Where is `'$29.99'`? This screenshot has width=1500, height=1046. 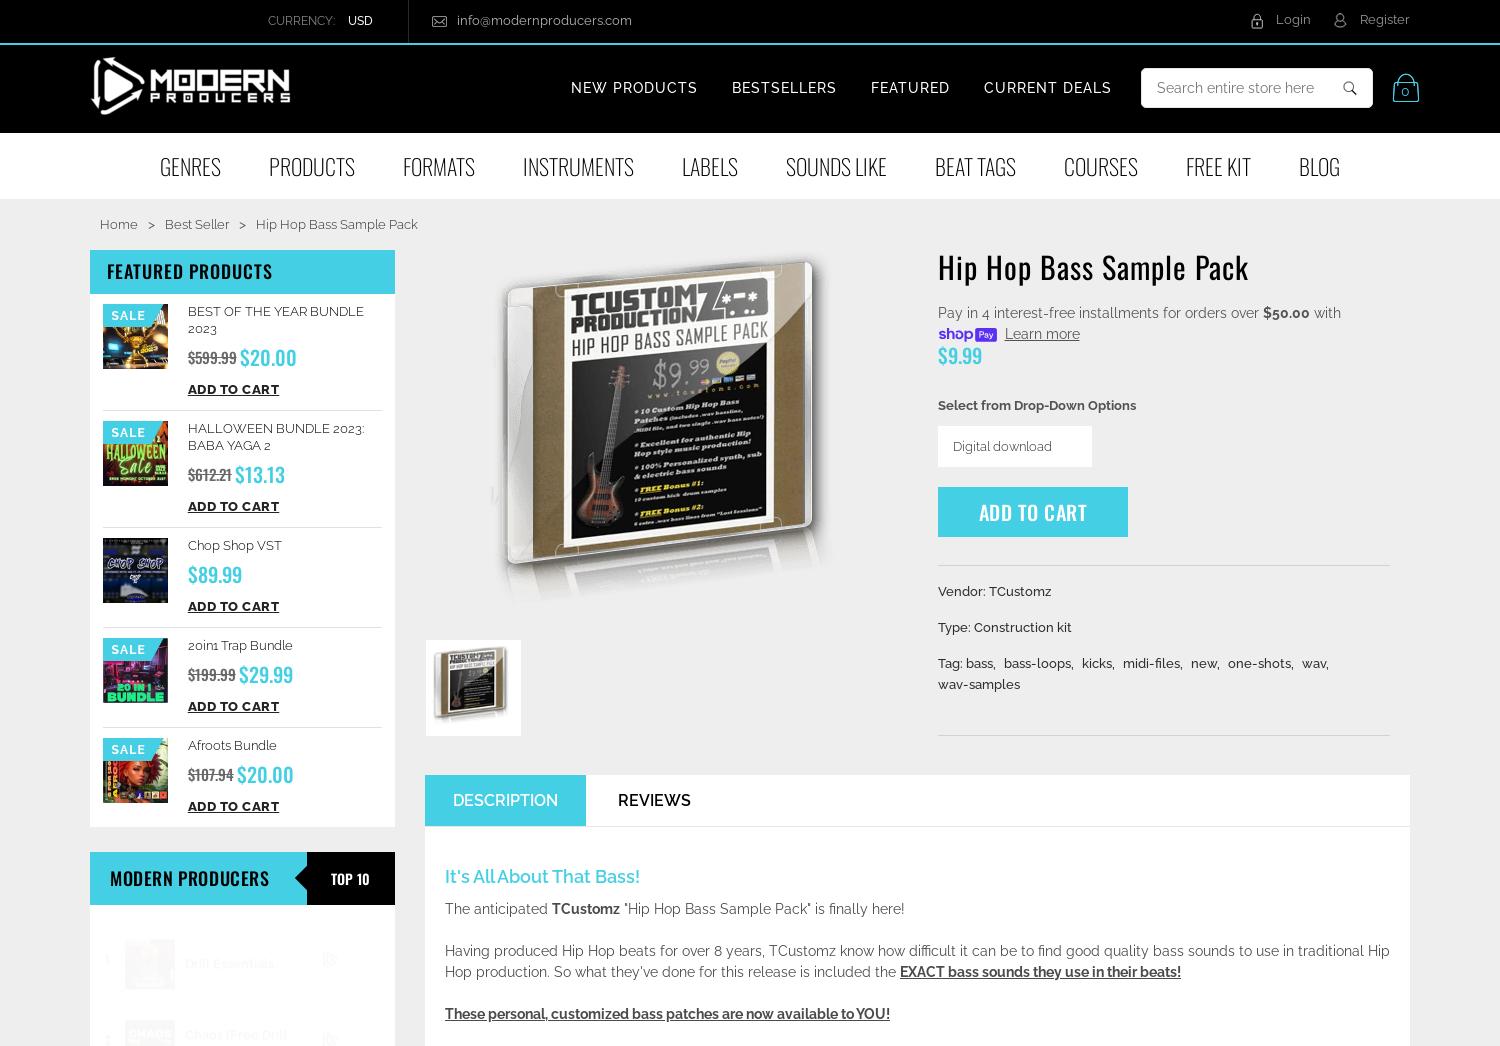 '$29.99' is located at coordinates (265, 671).